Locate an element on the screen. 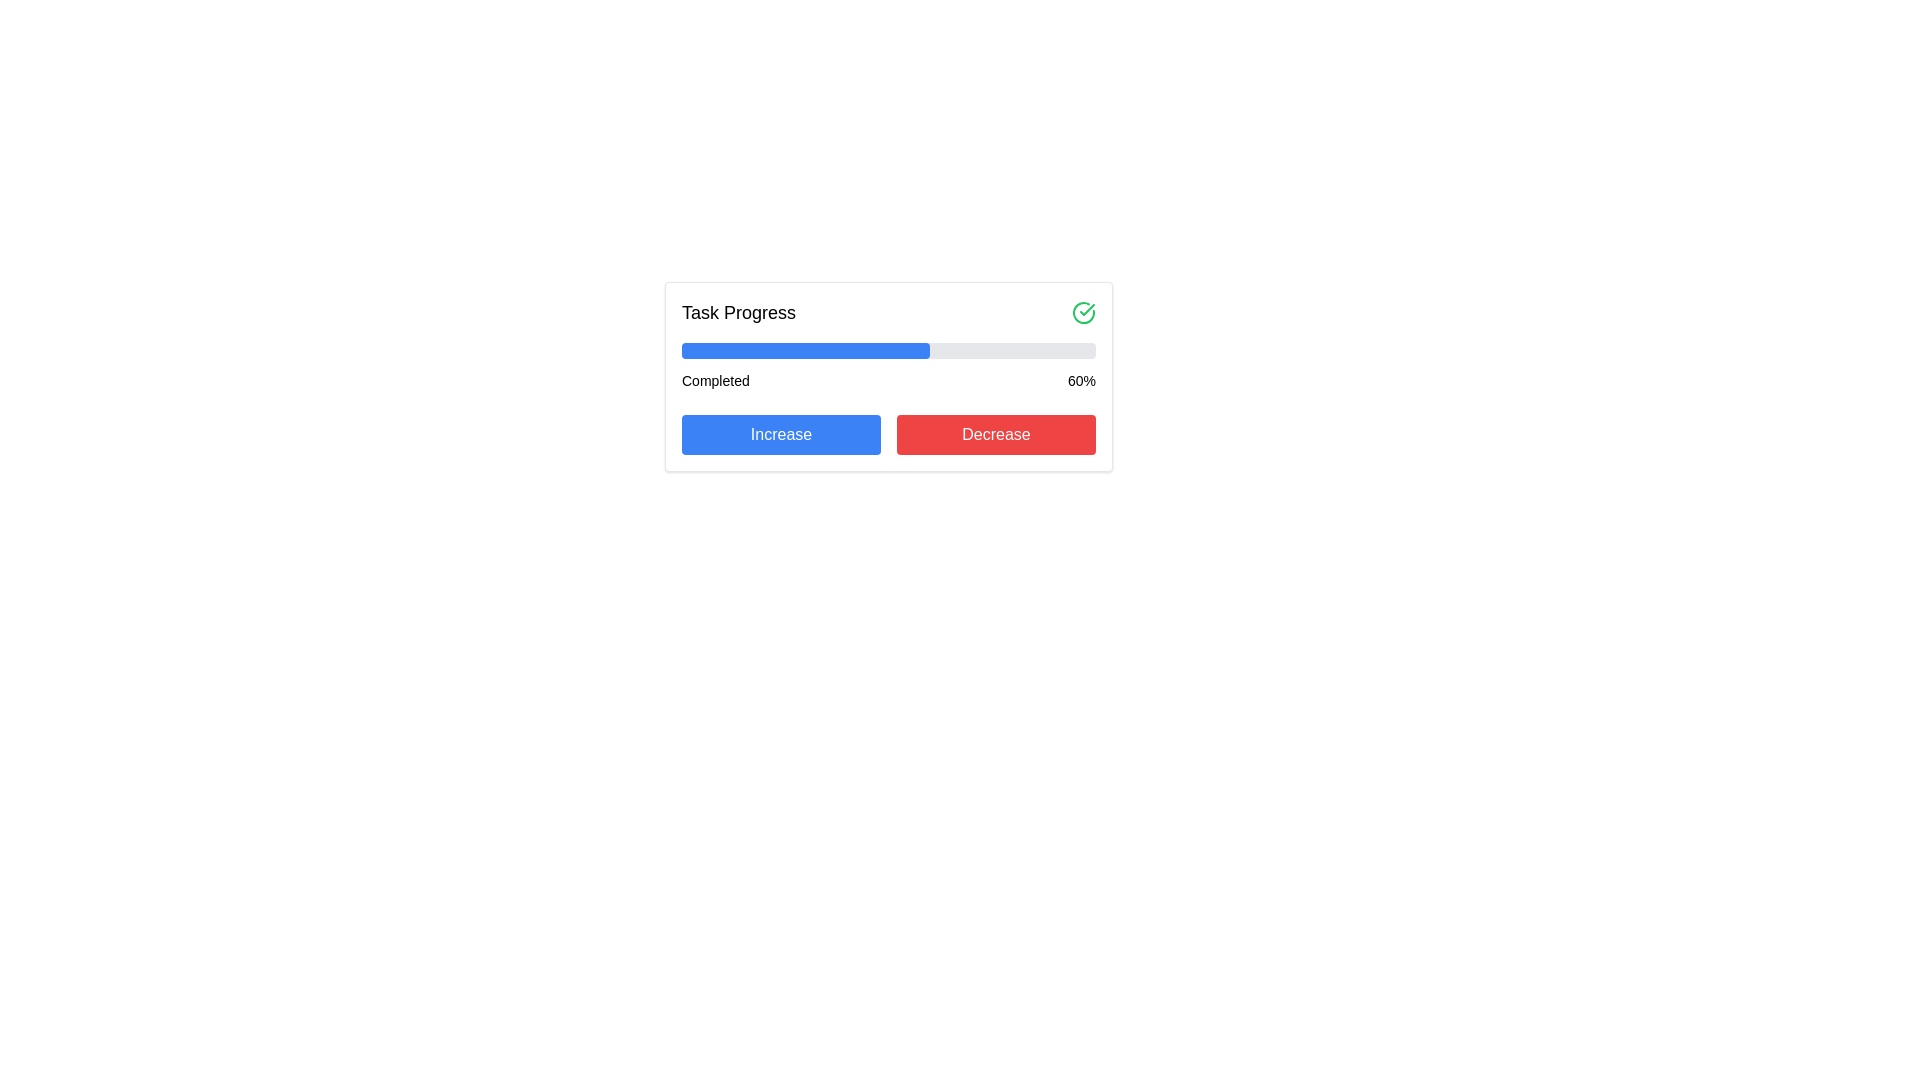 Image resolution: width=1920 pixels, height=1080 pixels. the horizontal progress bar indicating 60% progress, located below the 'Task Progress' heading and above the 'Completed' label is located at coordinates (887, 350).